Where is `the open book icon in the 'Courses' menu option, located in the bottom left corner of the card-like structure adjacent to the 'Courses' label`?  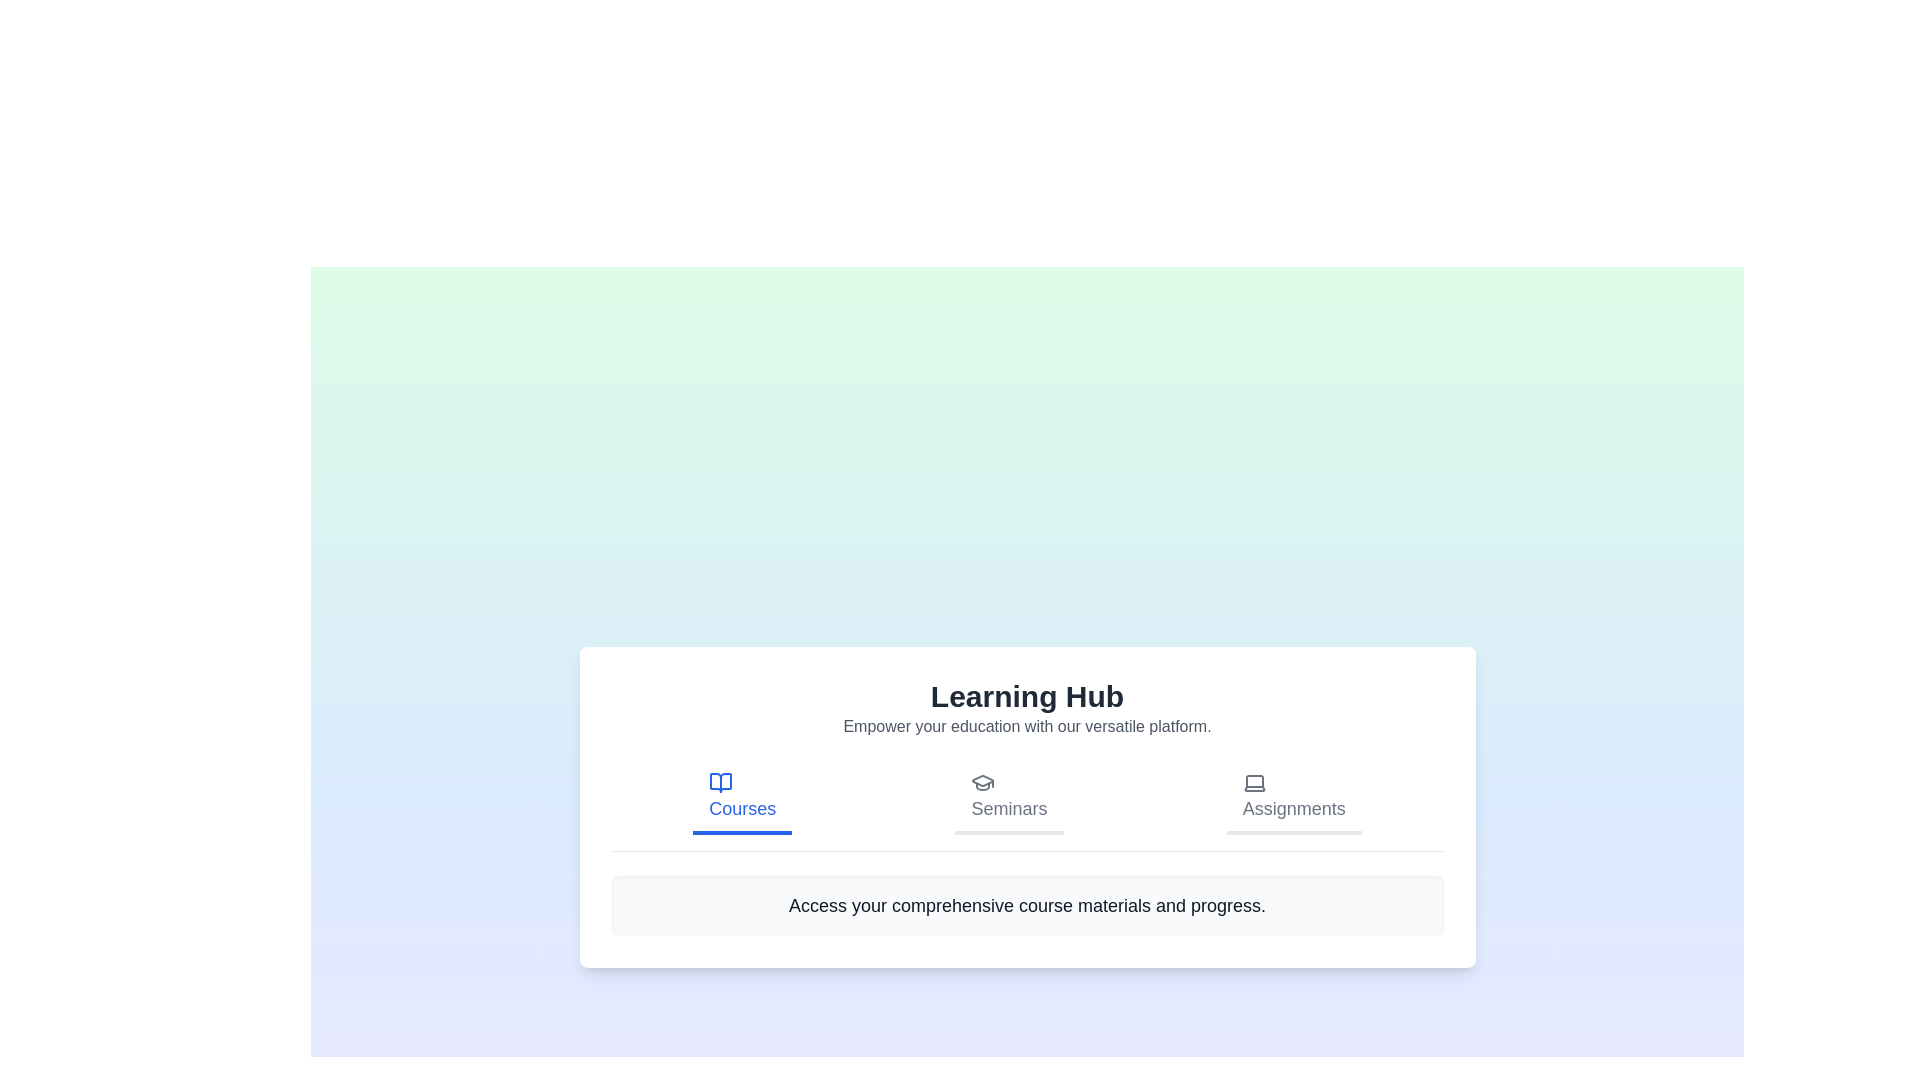
the open book icon in the 'Courses' menu option, located in the bottom left corner of the card-like structure adjacent to the 'Courses' label is located at coordinates (720, 781).